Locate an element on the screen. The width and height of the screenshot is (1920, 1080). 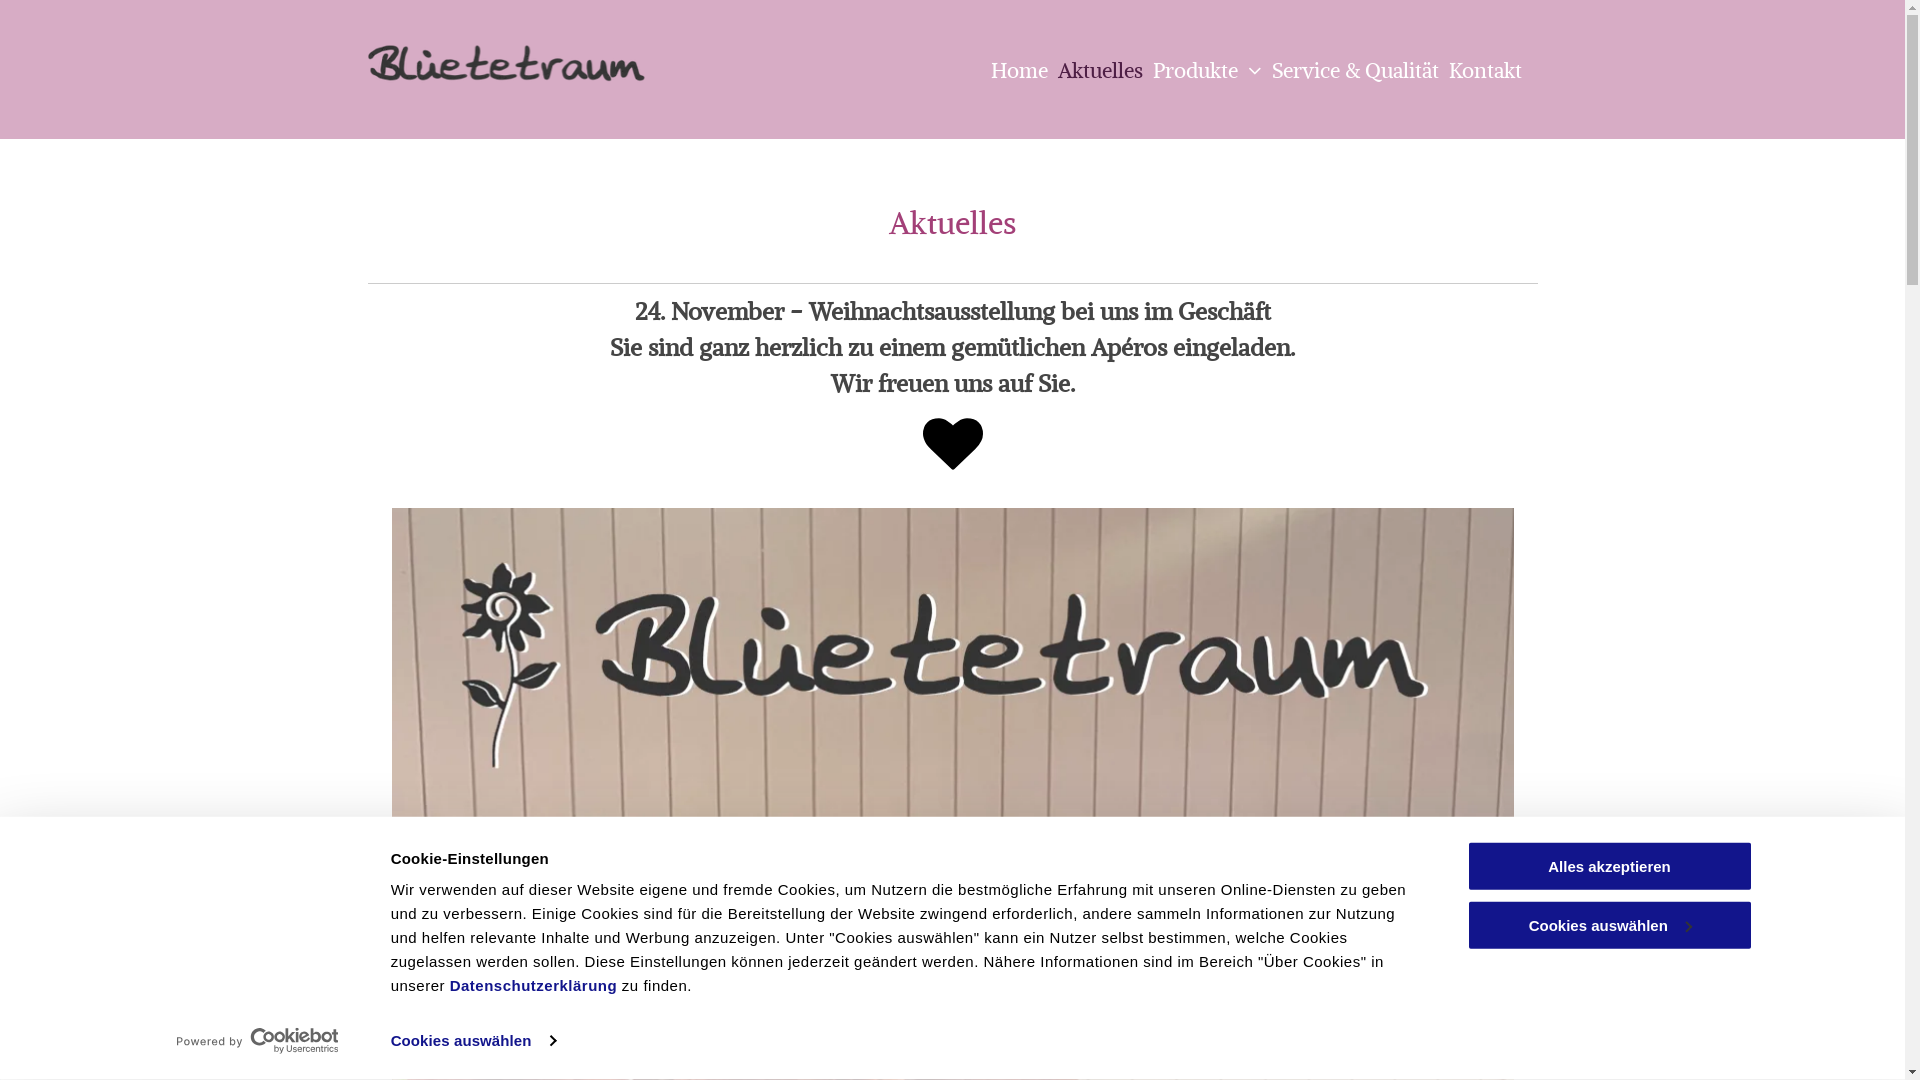
'Produkte' is located at coordinates (1142, 71).